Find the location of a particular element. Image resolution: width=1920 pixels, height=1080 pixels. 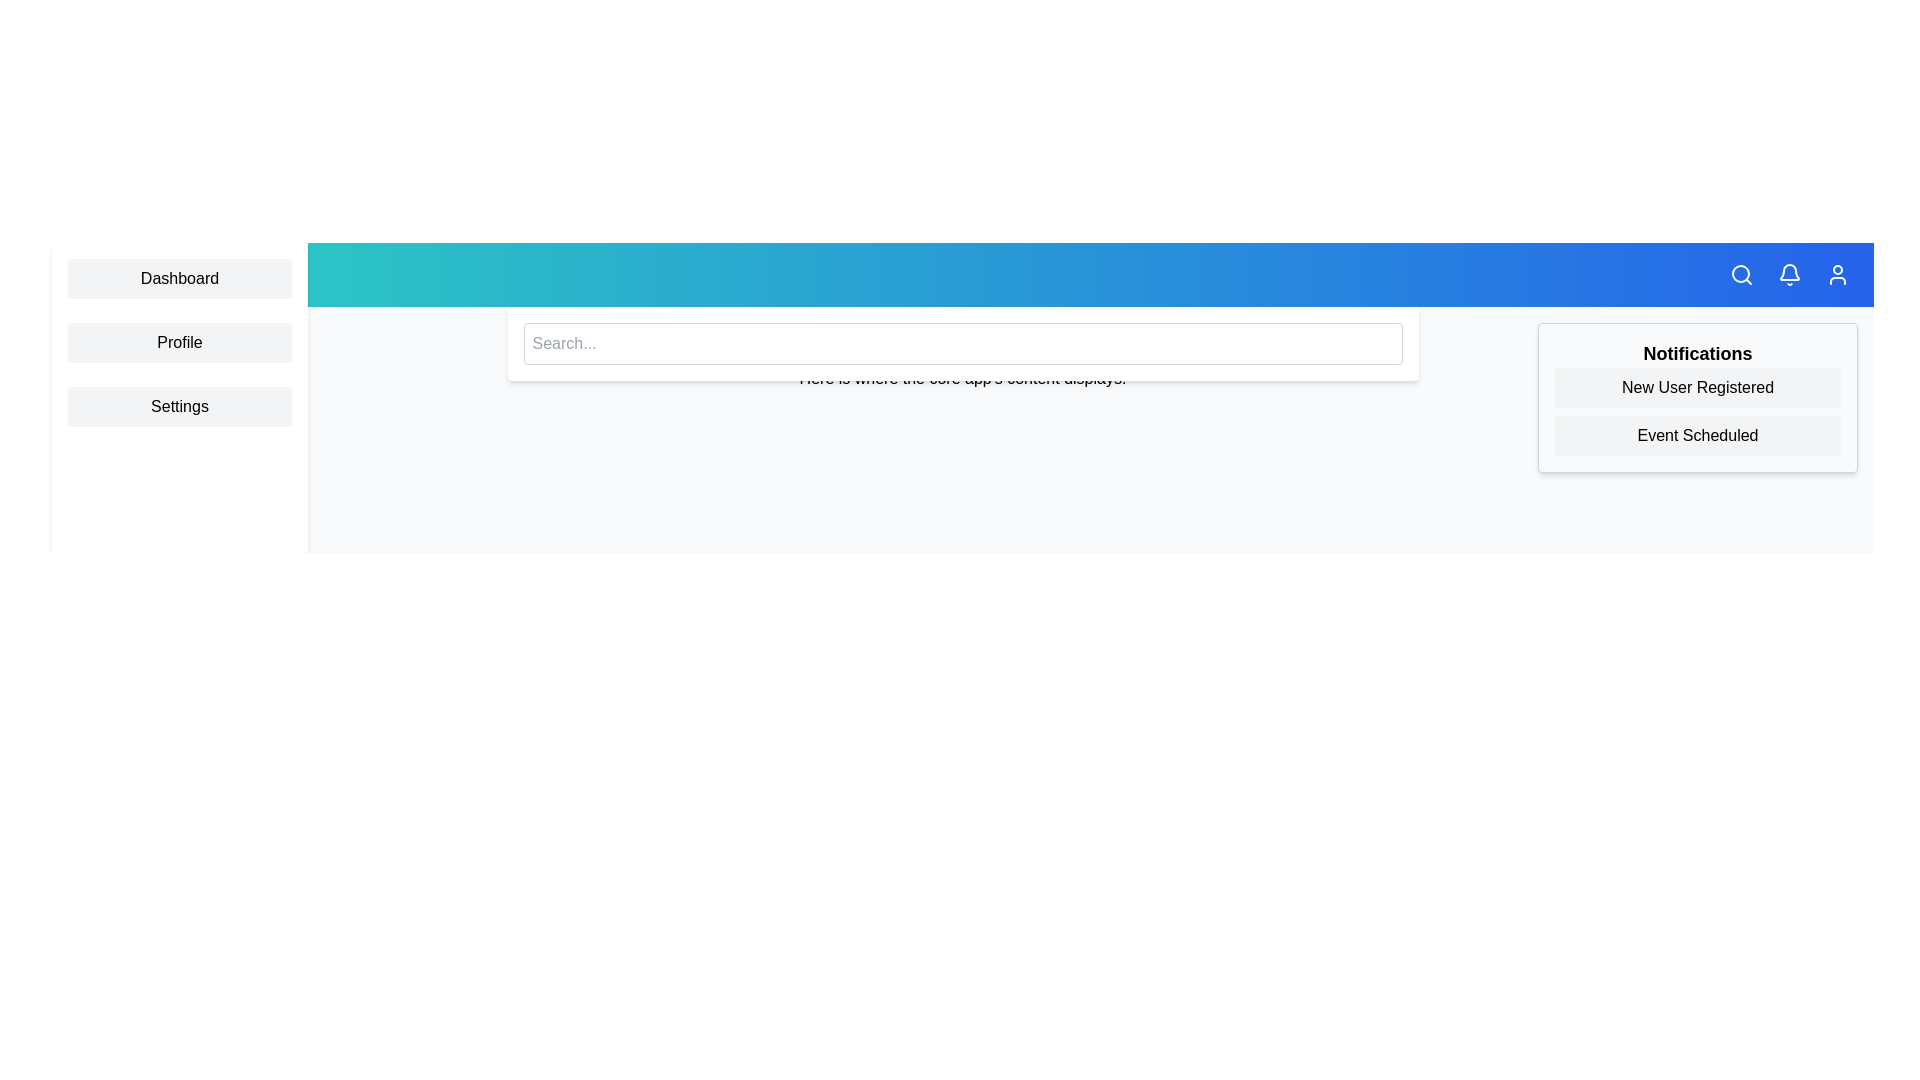

the Notification Panel, which has a gray background, rounded edges, and contains the title 'Notifications' along with two items labeled 'New User Registered' and 'Event Scheduled' is located at coordinates (1697, 397).